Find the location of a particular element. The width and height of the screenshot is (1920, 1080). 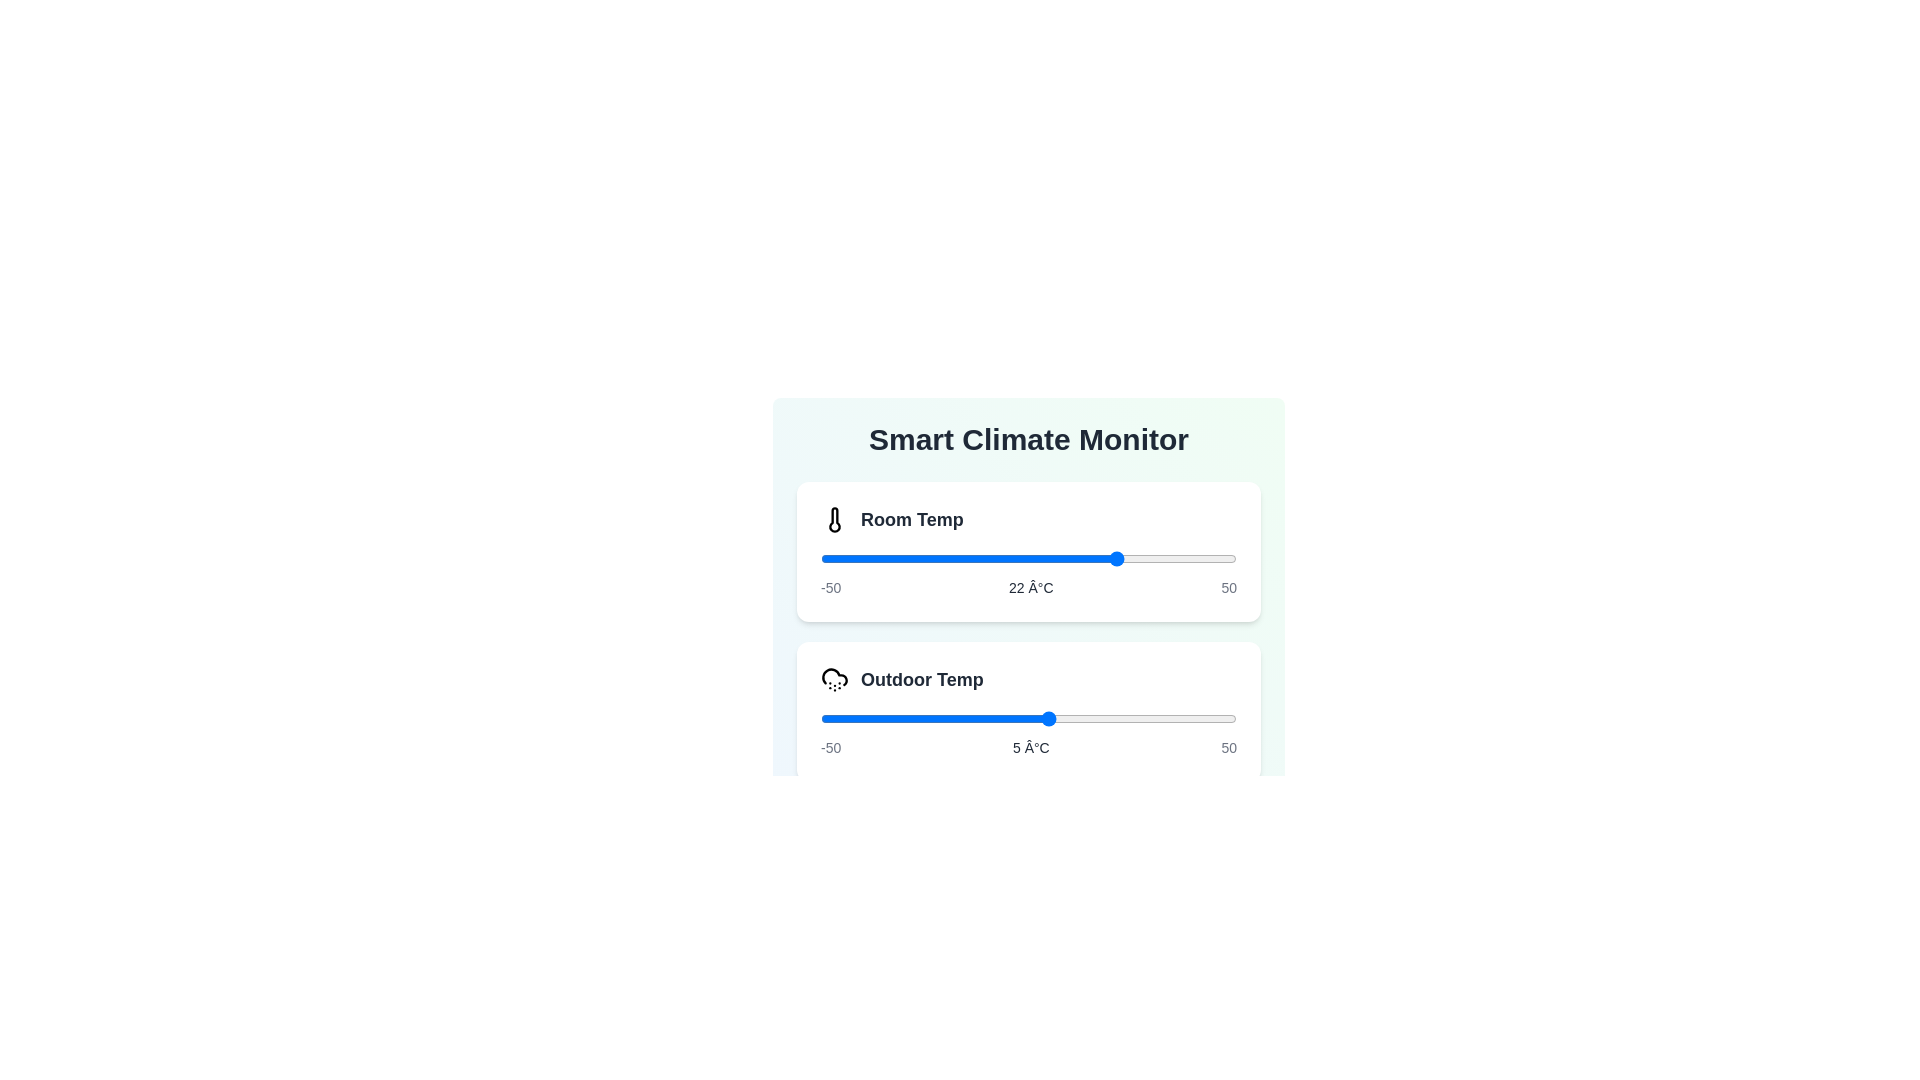

the slider for 'Room Temp' to set its value to -13 is located at coordinates (974, 559).